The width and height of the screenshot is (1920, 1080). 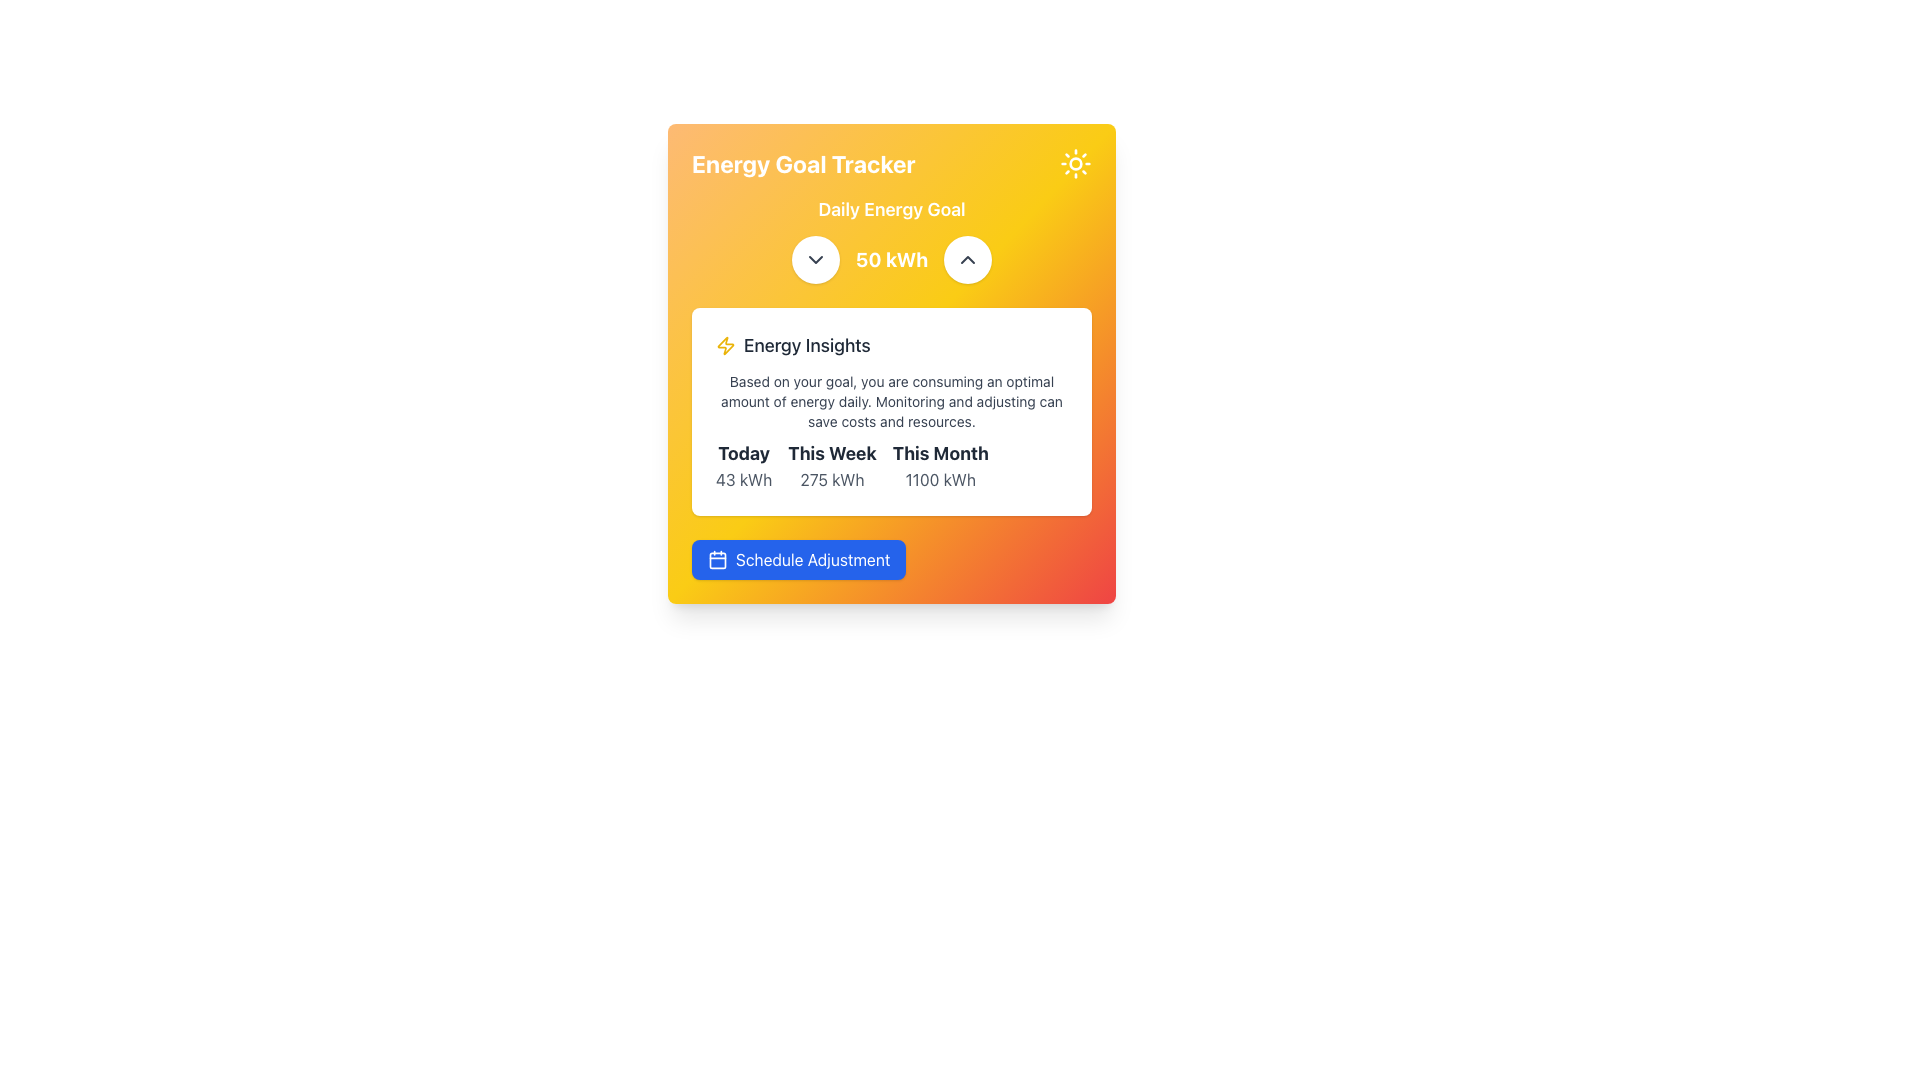 What do you see at coordinates (743, 479) in the screenshot?
I see `the text label displaying '43 kWh', which is a subdued gray font located below the 'Today' label in the 'Energy Insights' panel` at bounding box center [743, 479].